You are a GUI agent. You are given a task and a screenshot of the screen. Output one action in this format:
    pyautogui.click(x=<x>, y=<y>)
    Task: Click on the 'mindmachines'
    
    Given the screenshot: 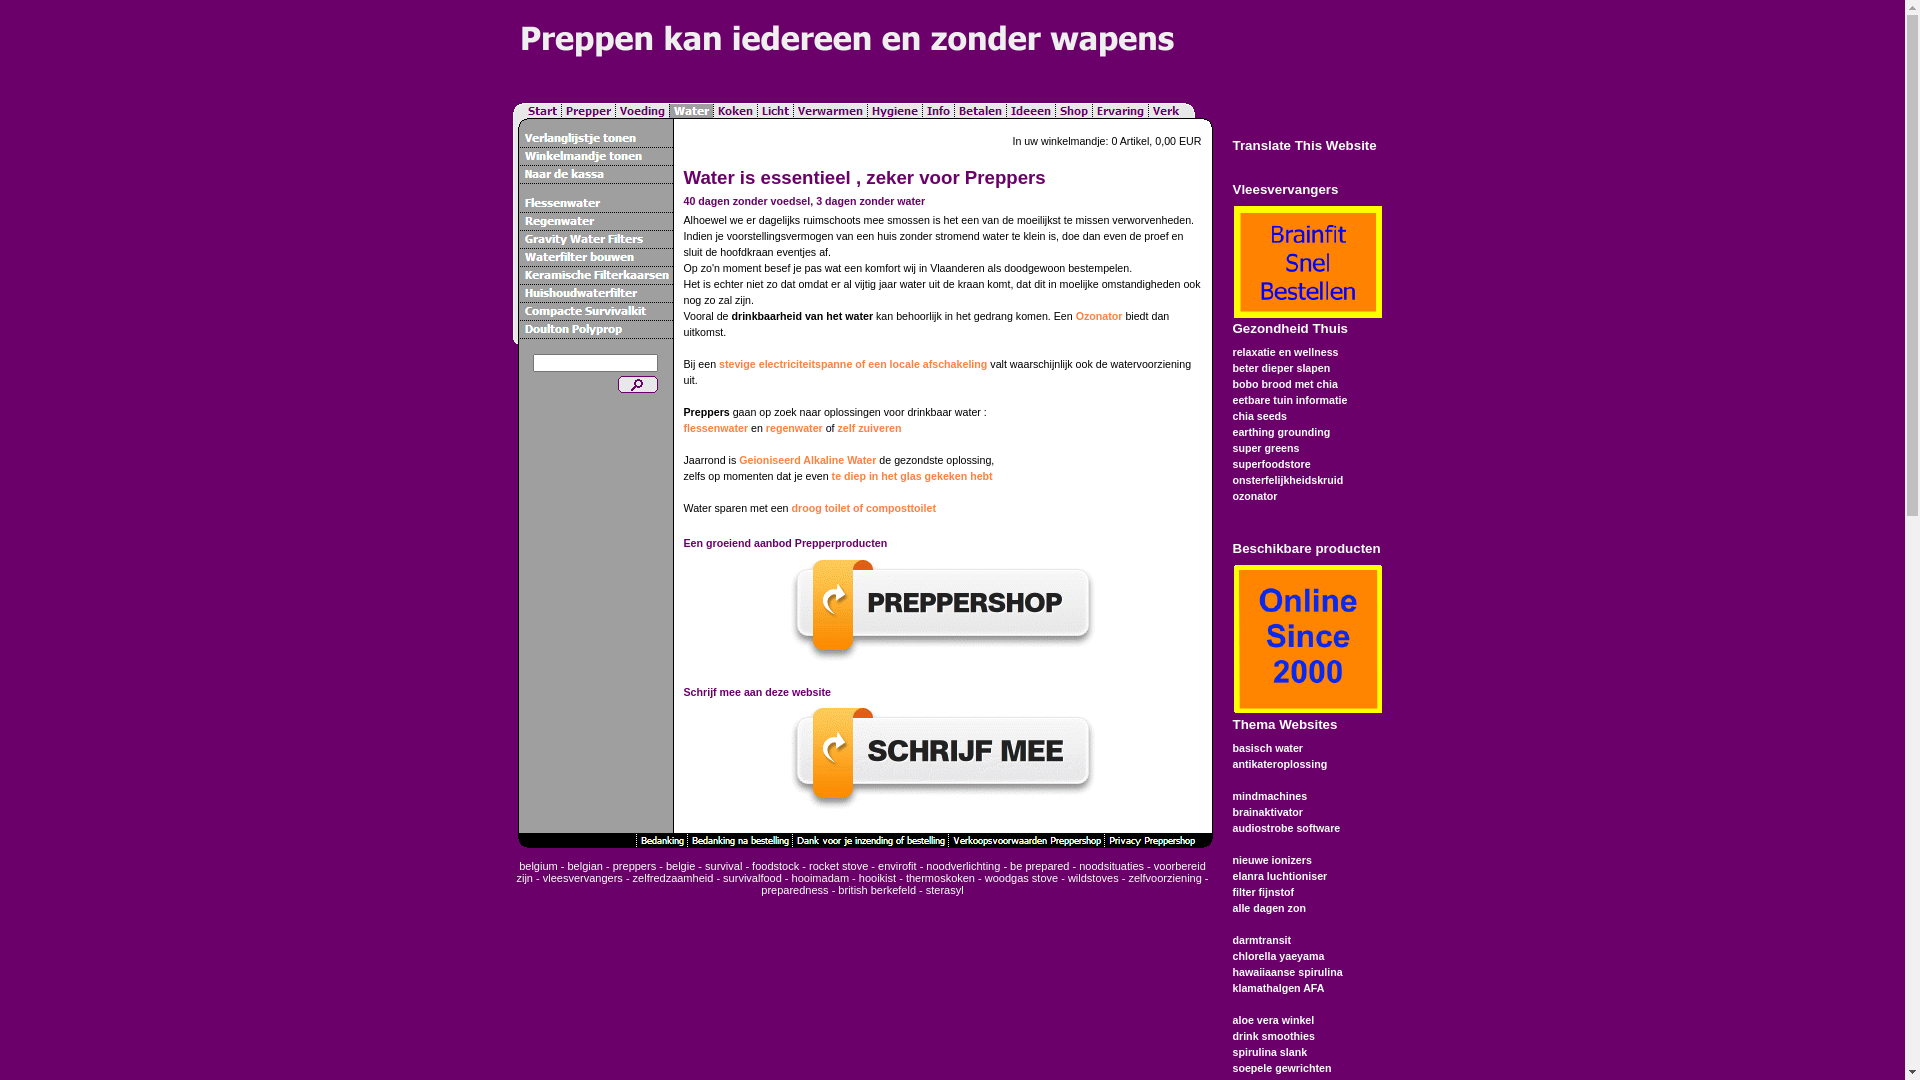 What is the action you would take?
    pyautogui.click(x=1268, y=794)
    